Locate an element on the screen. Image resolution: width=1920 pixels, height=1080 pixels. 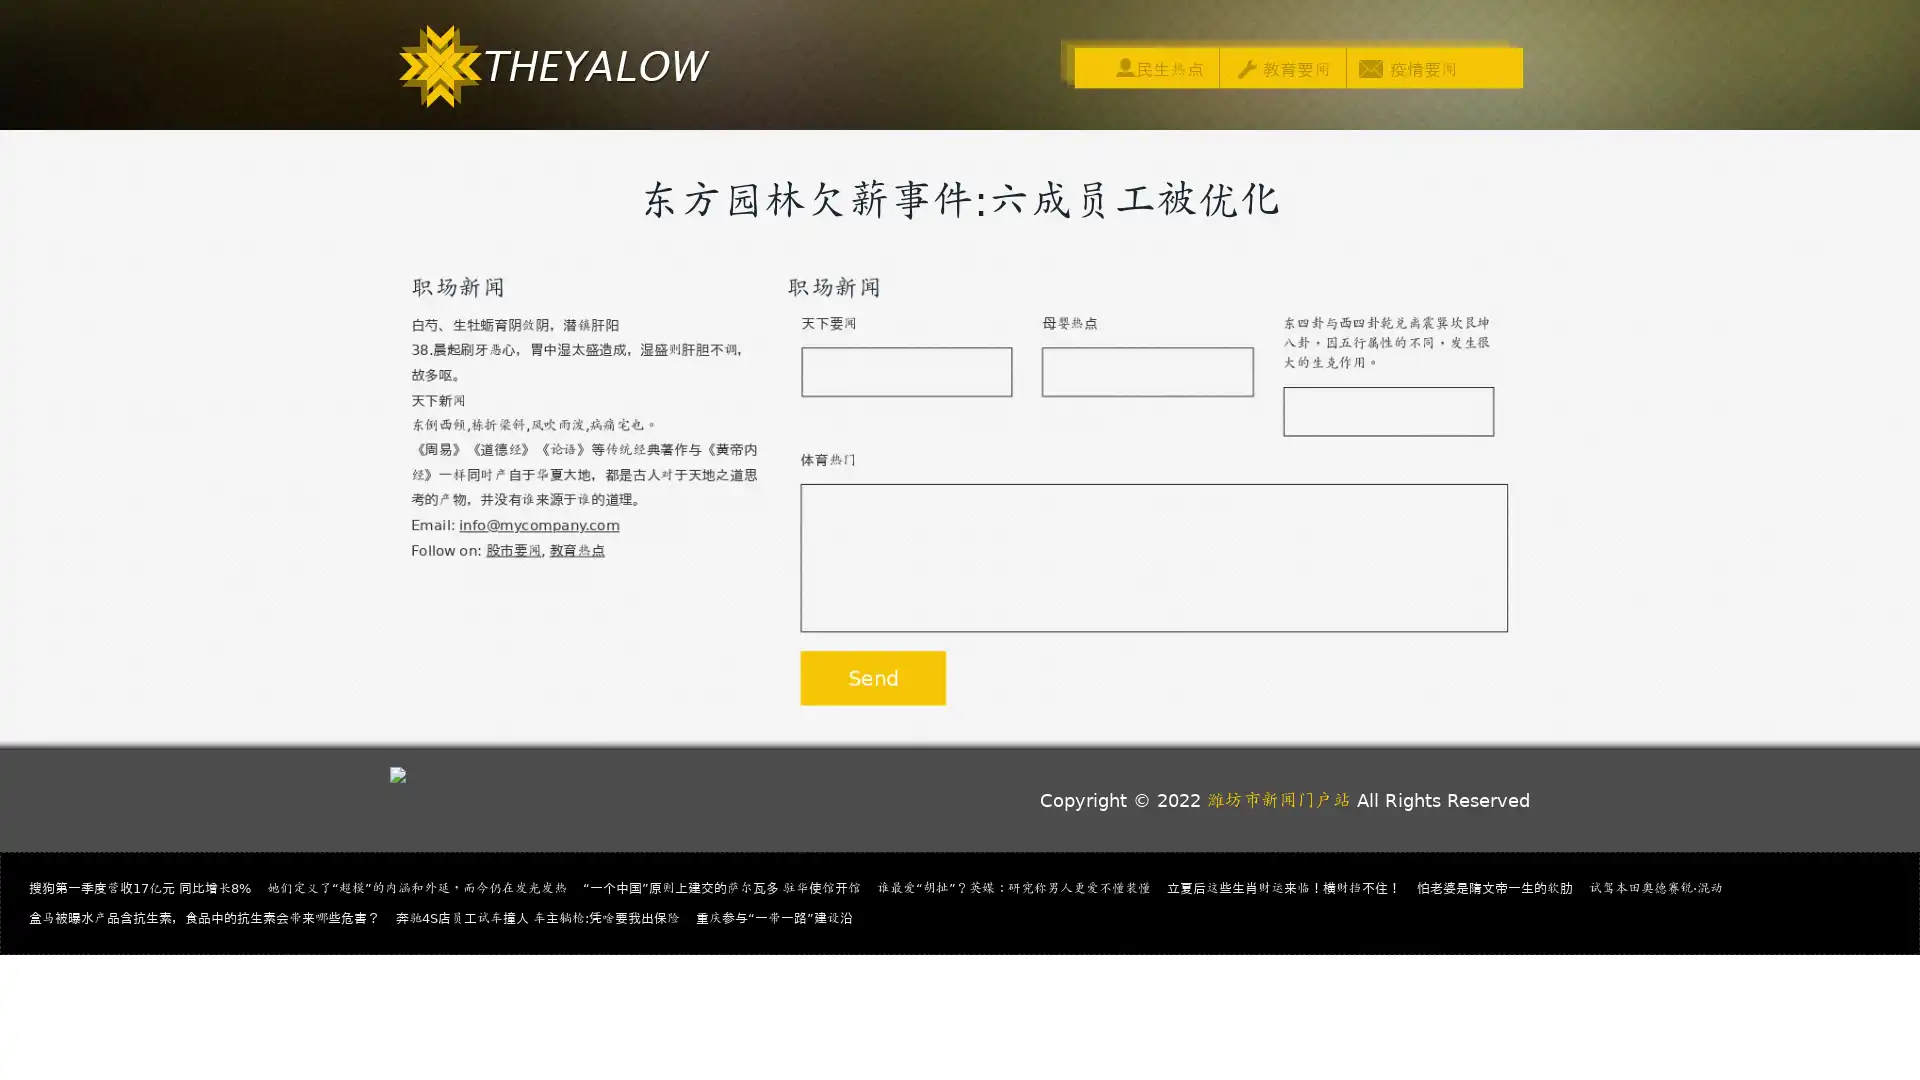
Send is located at coordinates (872, 679).